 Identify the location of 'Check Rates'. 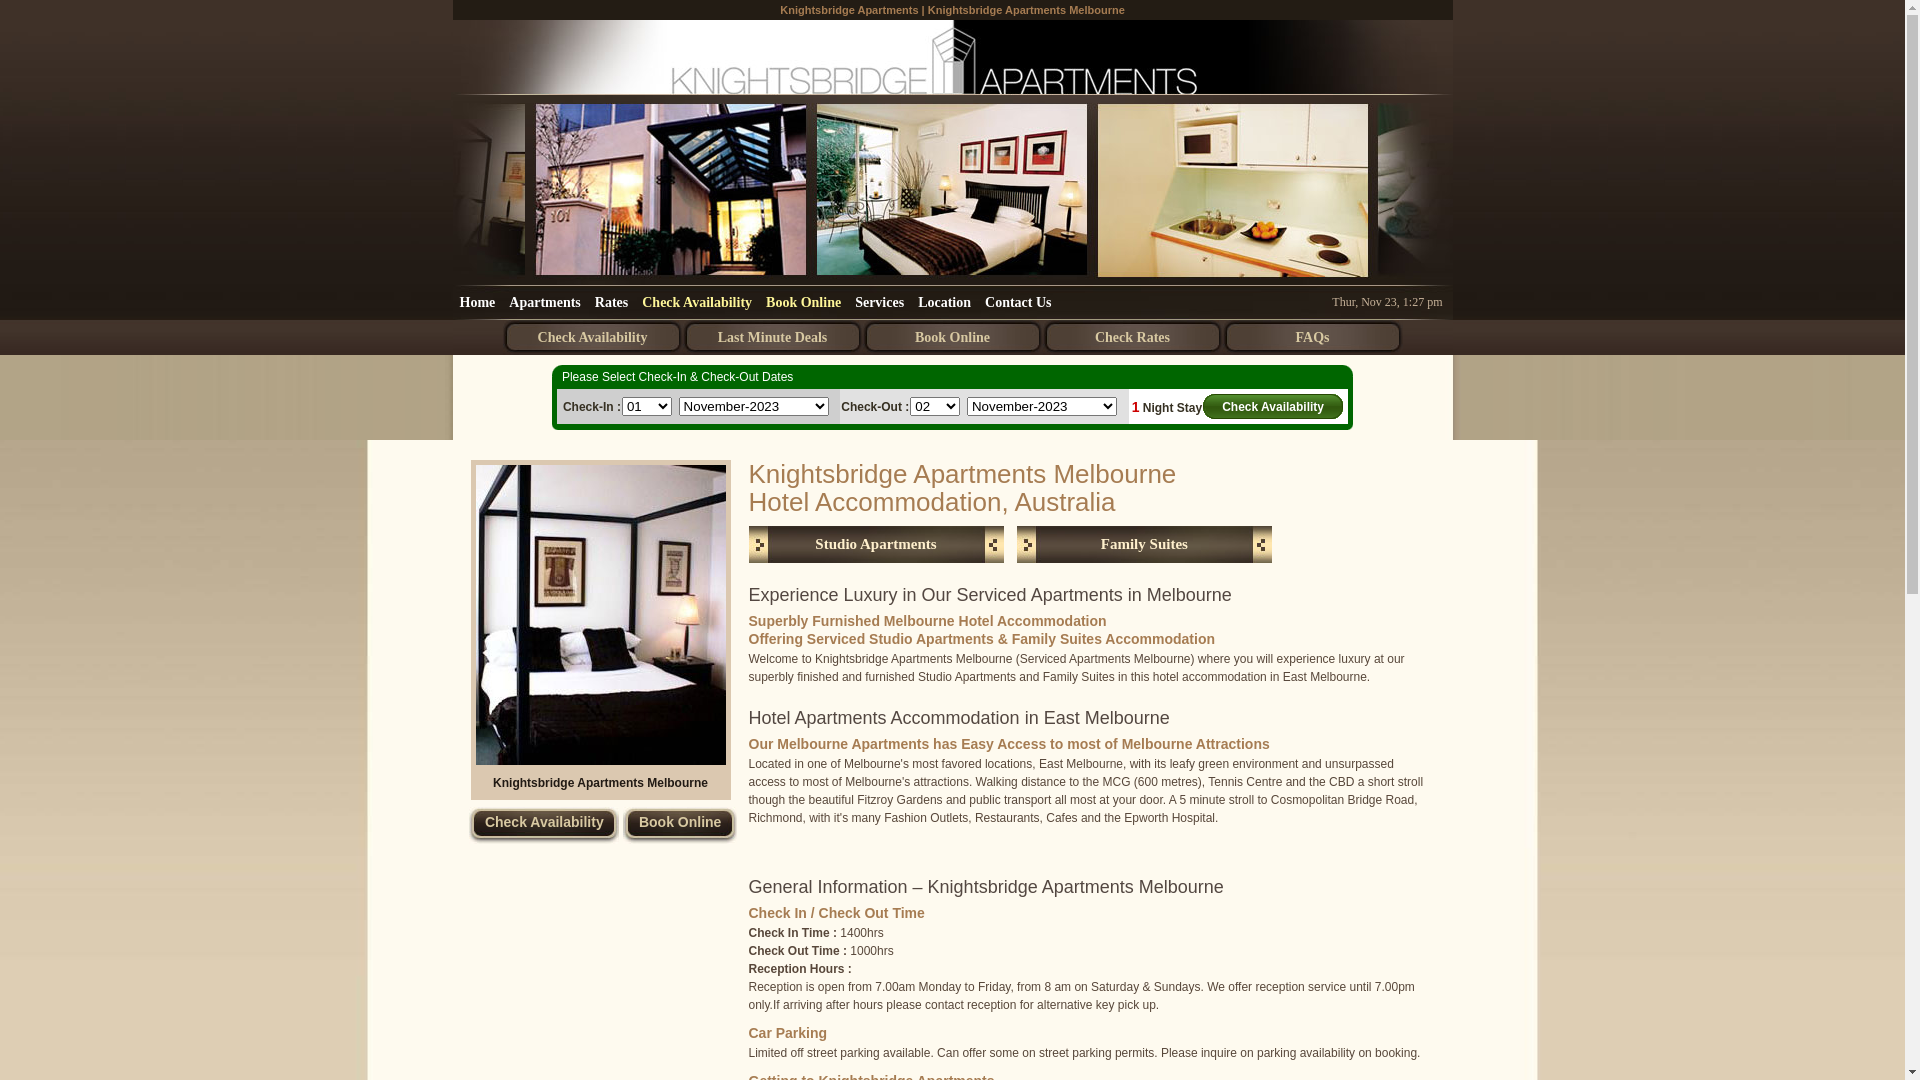
(1132, 336).